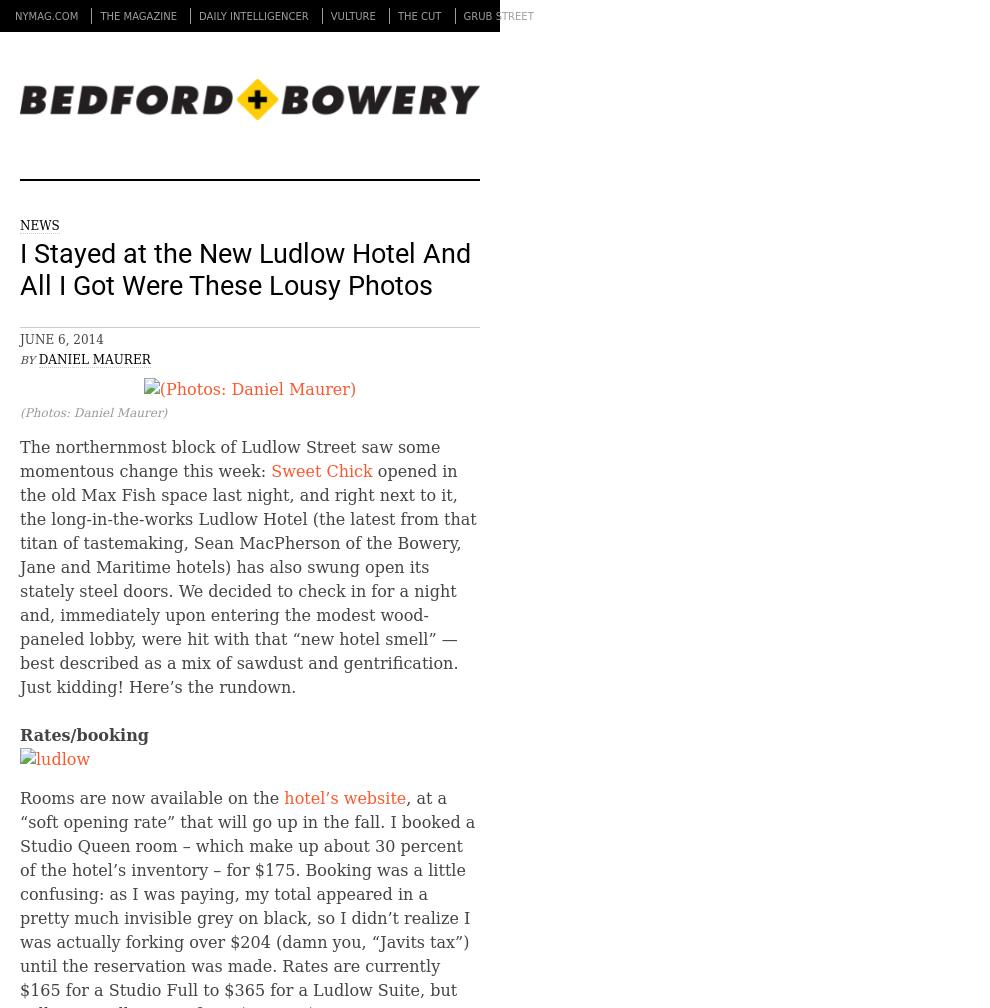 The image size is (990, 1008). What do you see at coordinates (246, 578) in the screenshot?
I see `'opened in the old Max Fish space last night, and right next to it, the long-in-the-works Ludlow Hotel (the latest from that titan of tastemaking, Sean MacPherson of the Bowery, Jane and Maritime hotels) has also swung open its stately steel doors. We decided to check in for a night and, immediately upon entering the modest wood-paneled lobby, were hit with that “new hotel smell” — best described as a mix of sawdust and gentrification. Just kidding! Here’s the rundown.'` at bounding box center [246, 578].